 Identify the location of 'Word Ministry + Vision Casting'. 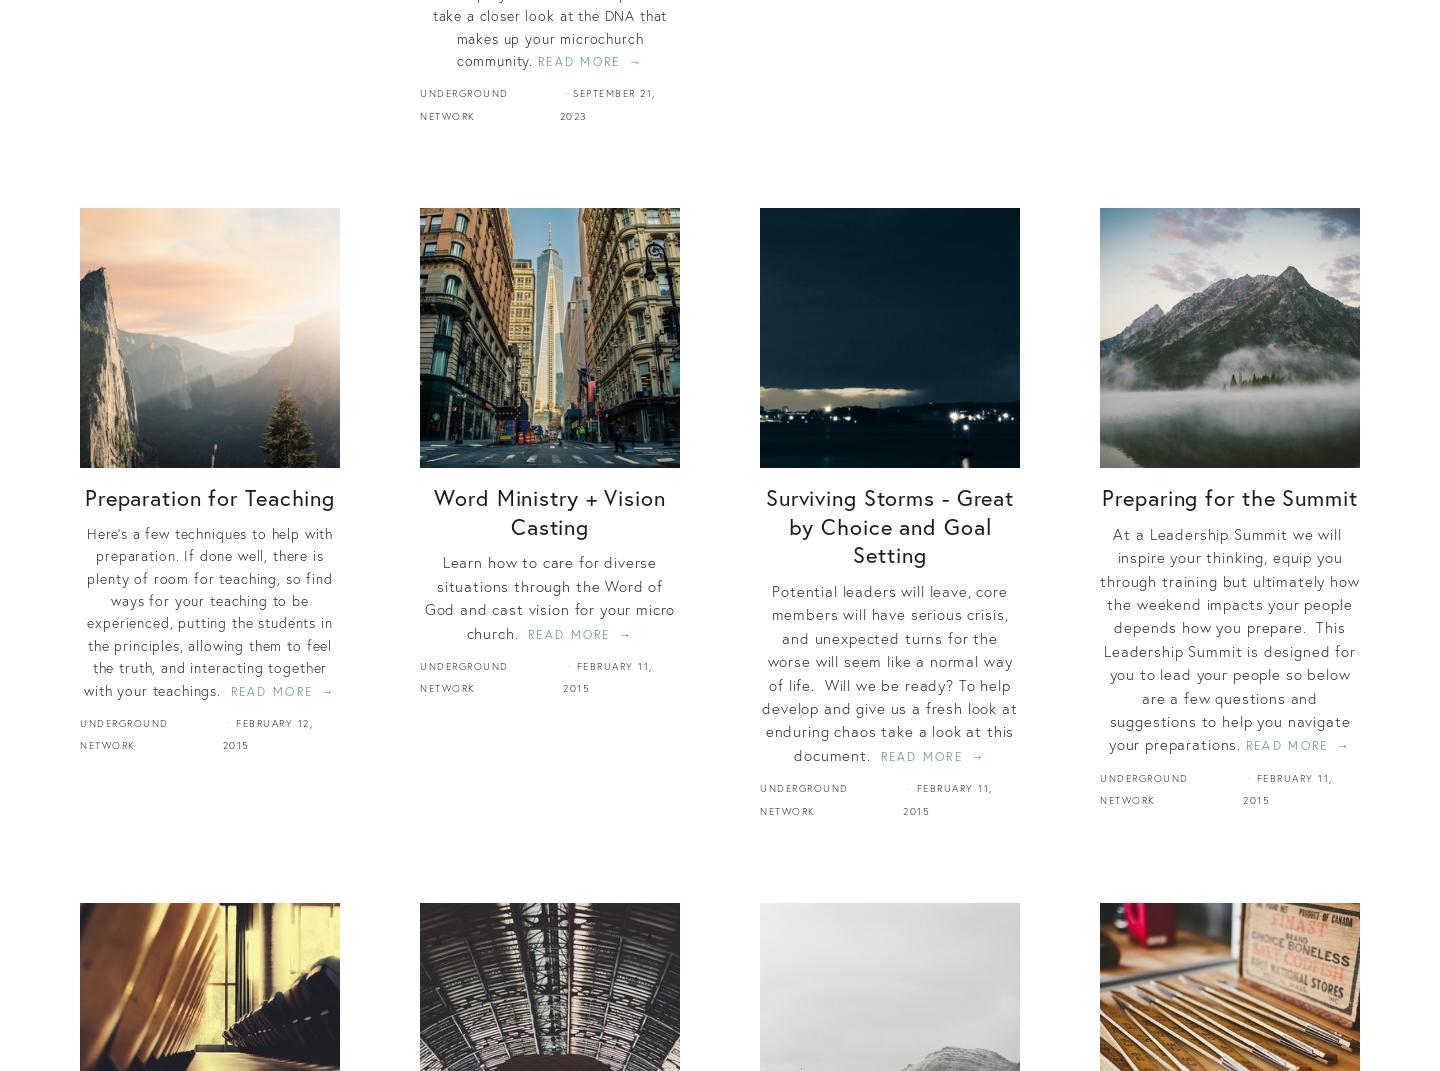
(549, 510).